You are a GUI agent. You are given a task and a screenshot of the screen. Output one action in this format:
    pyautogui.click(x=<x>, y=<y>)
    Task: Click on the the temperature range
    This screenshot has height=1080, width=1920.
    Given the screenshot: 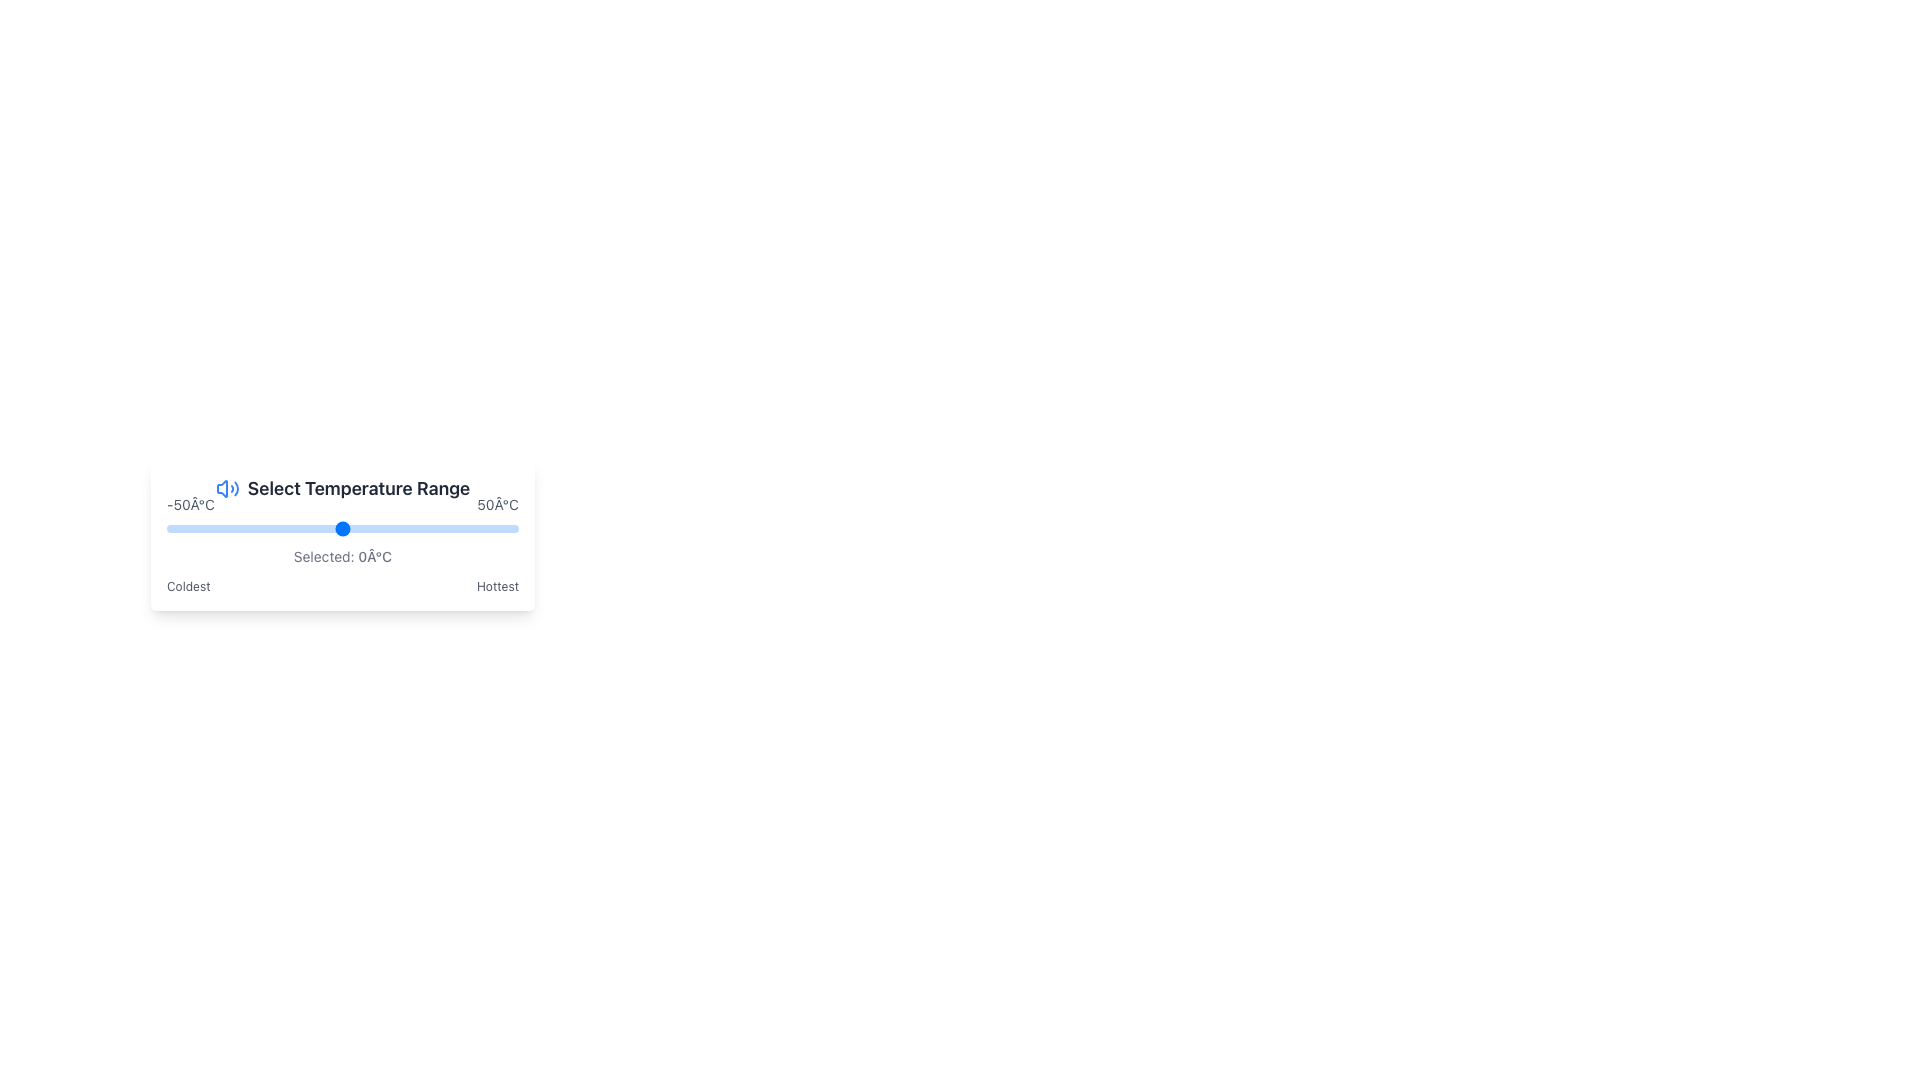 What is the action you would take?
    pyautogui.click(x=419, y=527)
    